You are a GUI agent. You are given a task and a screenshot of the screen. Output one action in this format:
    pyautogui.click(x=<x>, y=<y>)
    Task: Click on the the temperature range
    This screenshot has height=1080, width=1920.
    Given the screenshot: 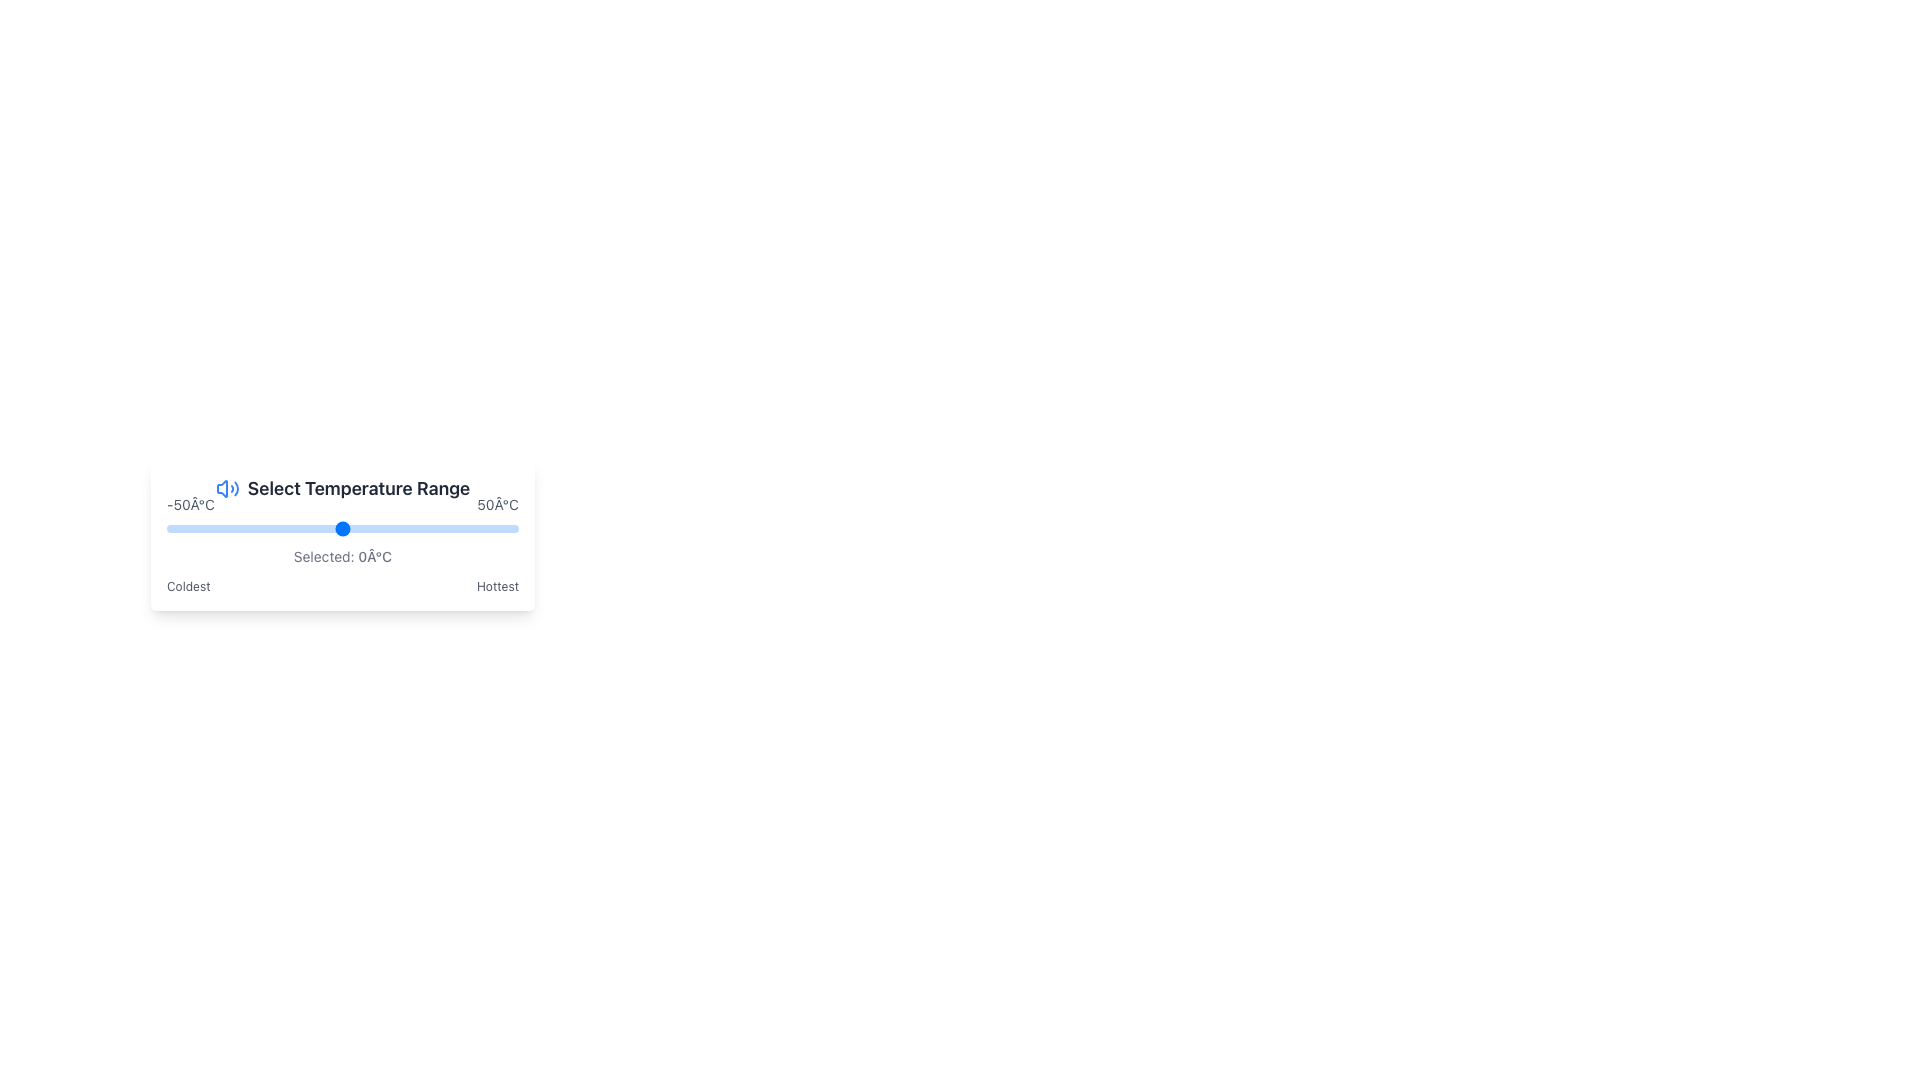 What is the action you would take?
    pyautogui.click(x=419, y=527)
    